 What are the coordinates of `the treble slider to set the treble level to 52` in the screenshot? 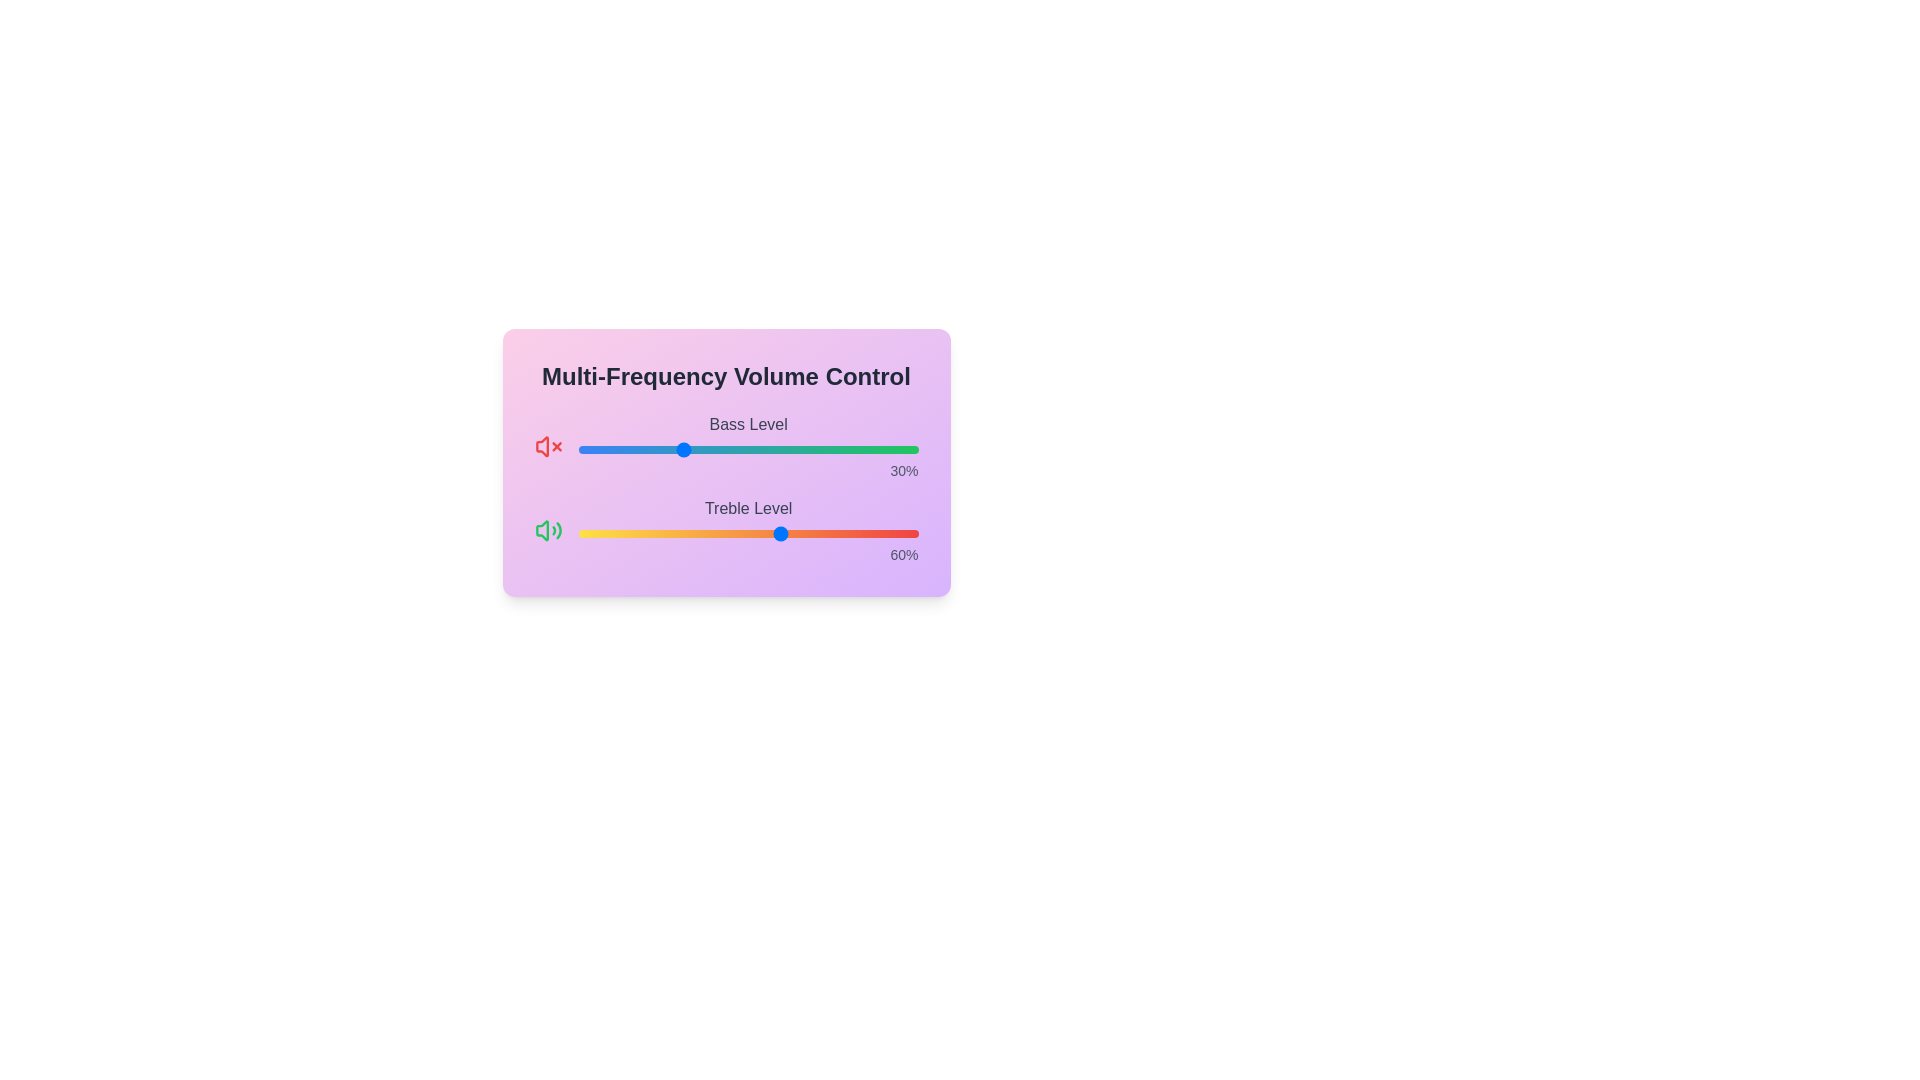 It's located at (754, 532).